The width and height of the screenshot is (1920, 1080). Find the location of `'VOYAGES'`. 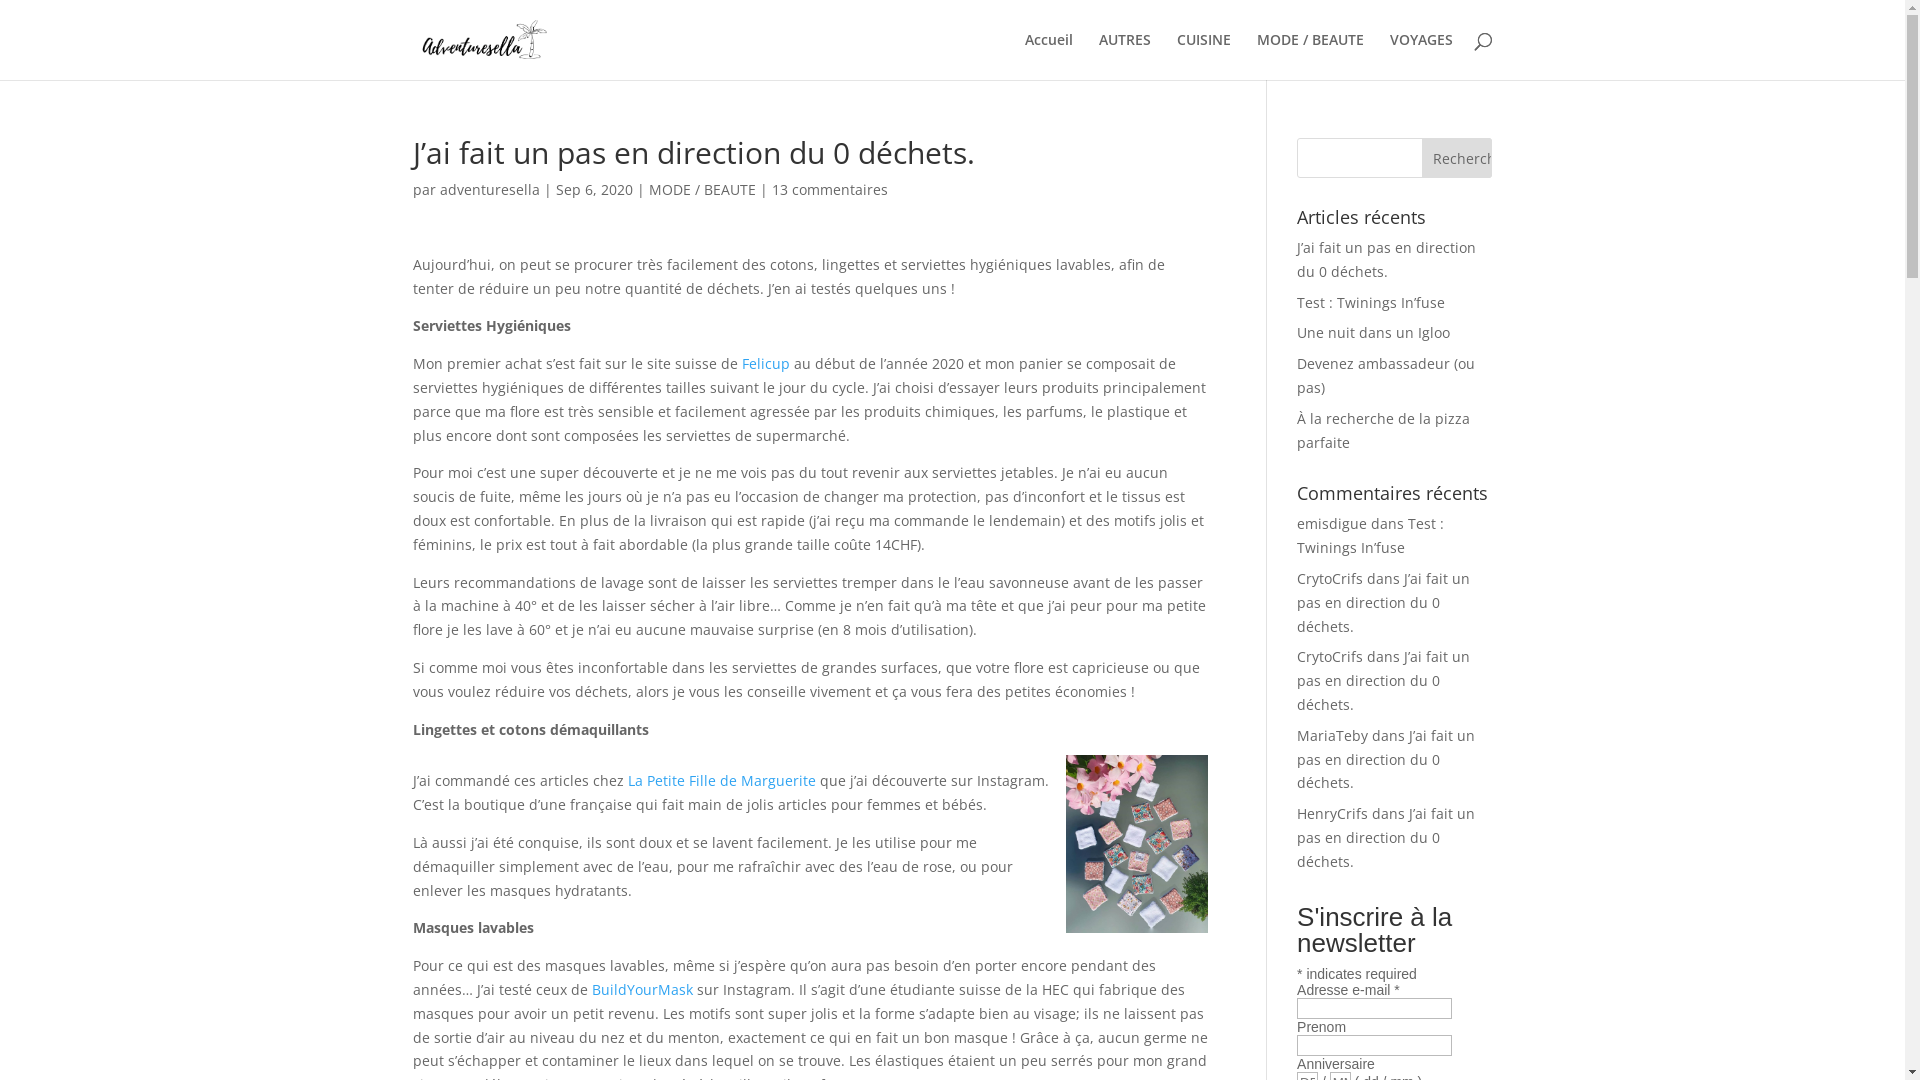

'VOYAGES' is located at coordinates (1420, 55).